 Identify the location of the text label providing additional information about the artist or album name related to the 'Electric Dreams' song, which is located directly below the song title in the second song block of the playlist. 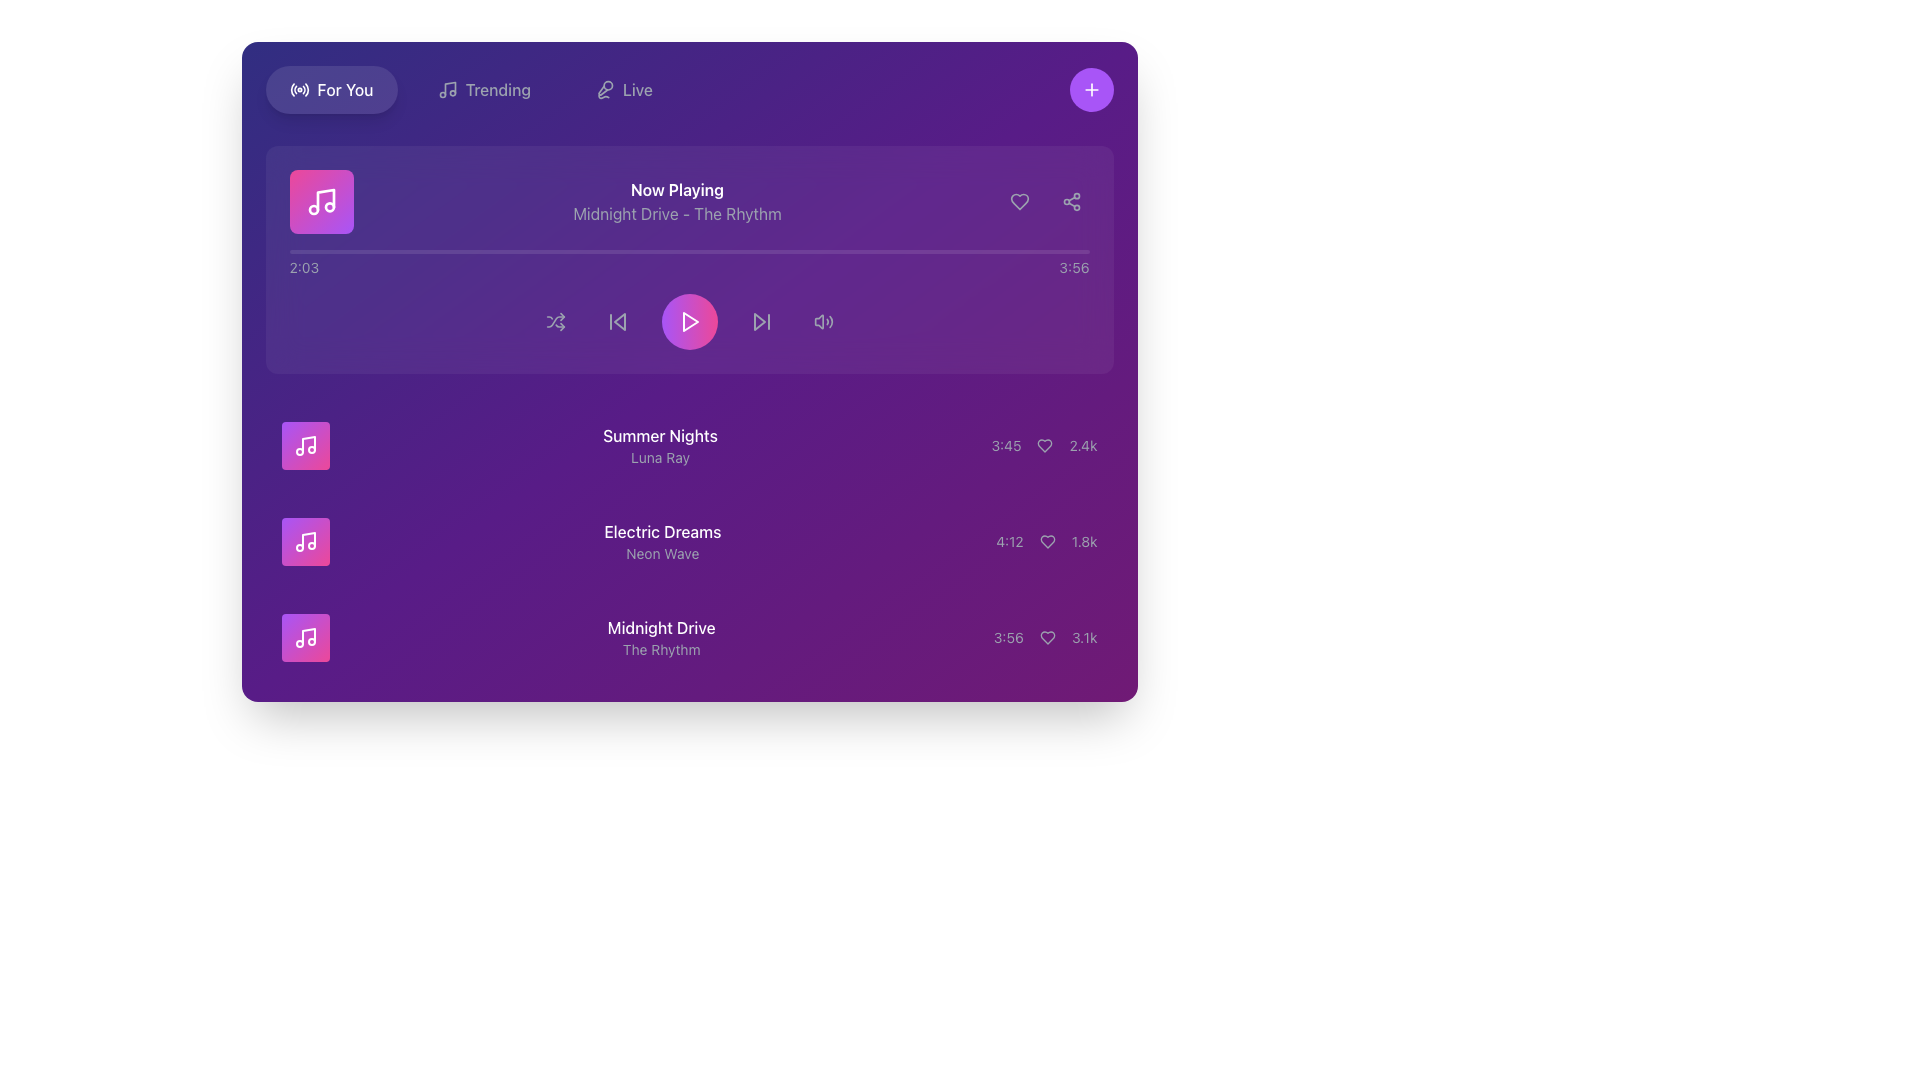
(662, 554).